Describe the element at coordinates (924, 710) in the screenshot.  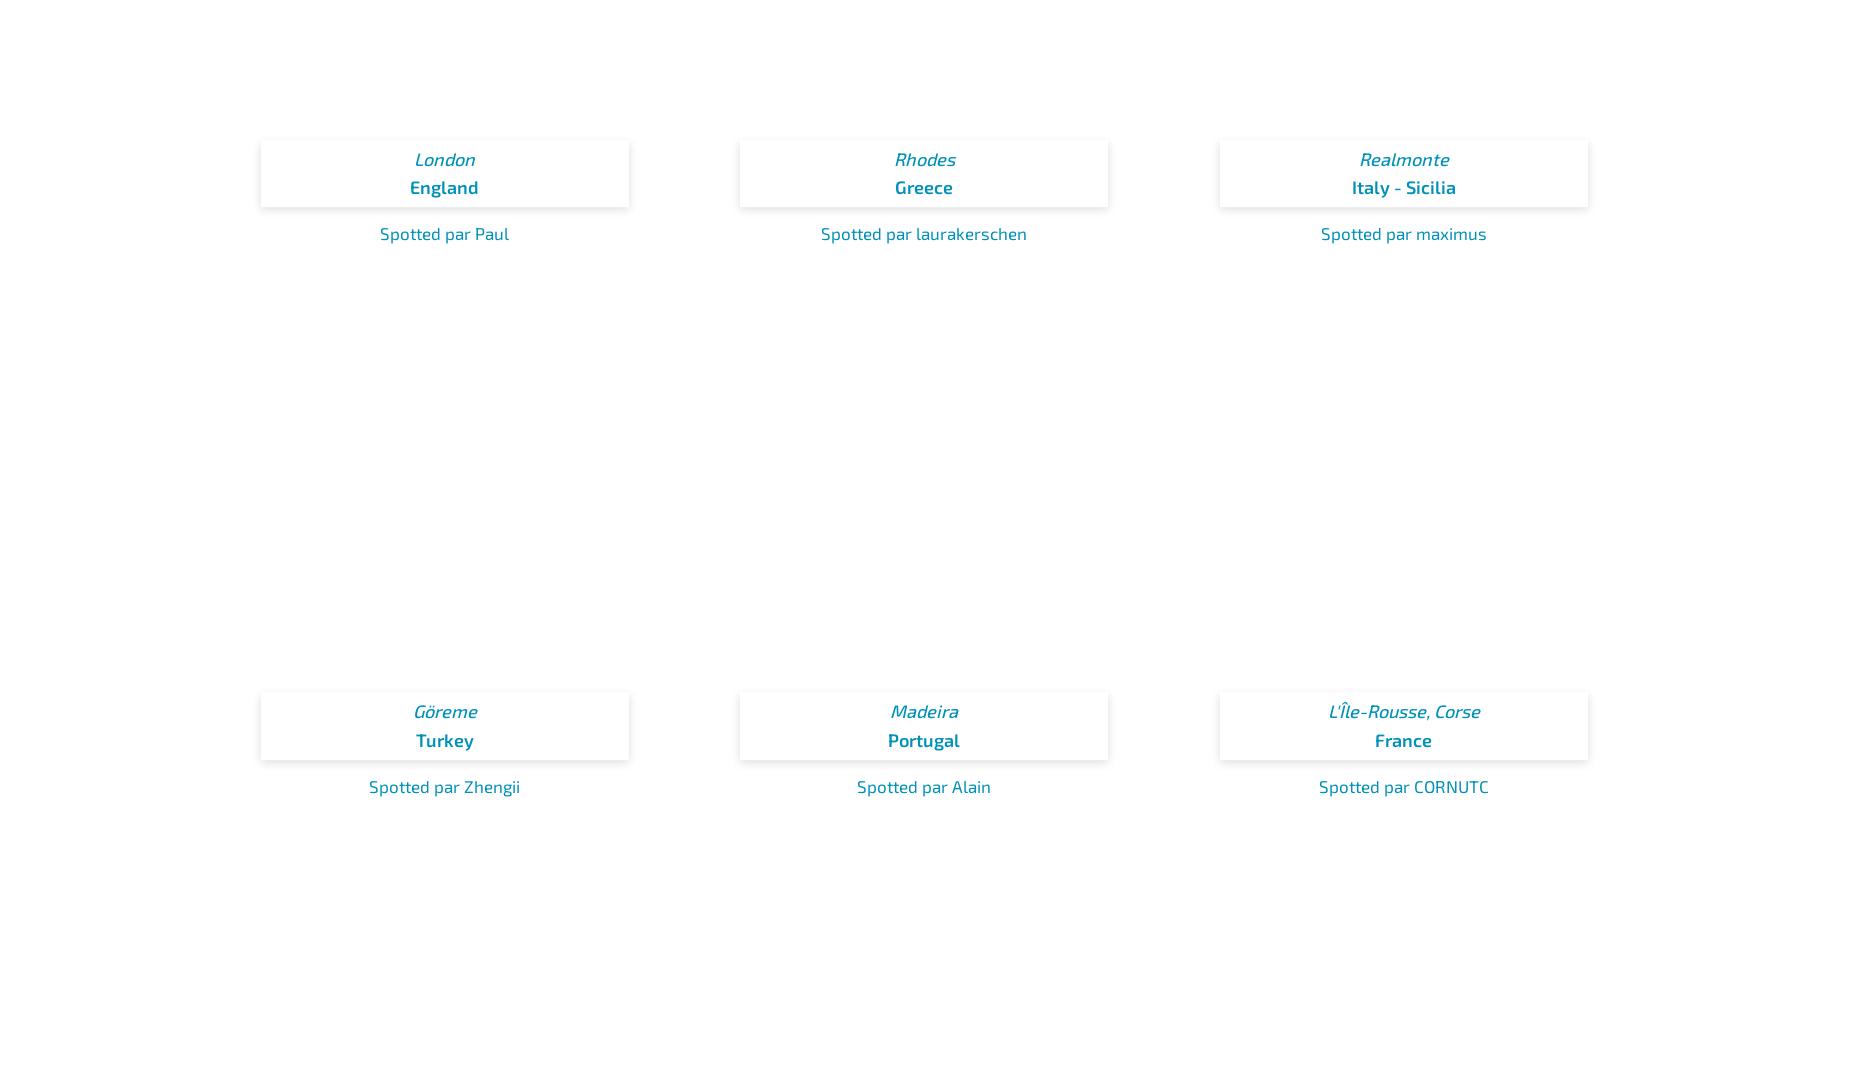
I see `'Madeira'` at that location.